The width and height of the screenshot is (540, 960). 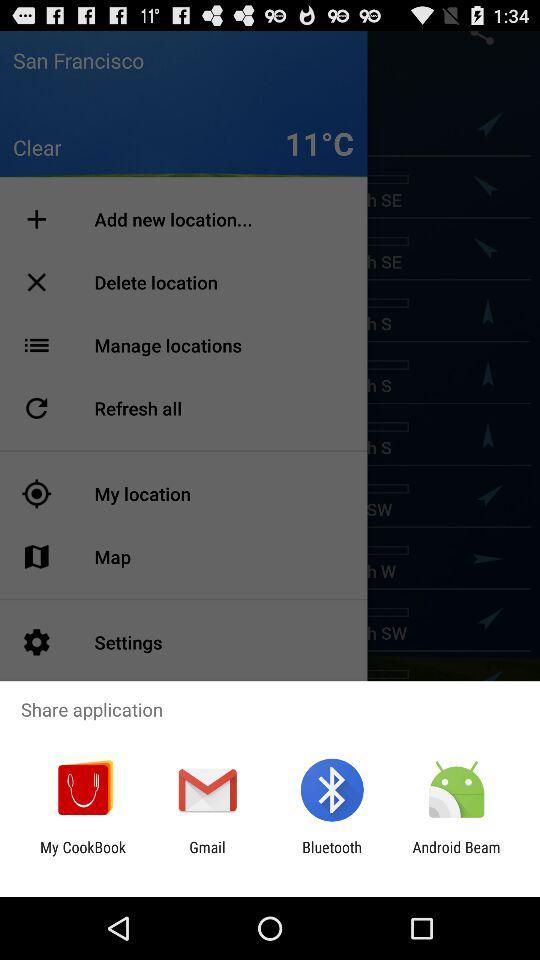 What do you see at coordinates (82, 855) in the screenshot?
I see `the app next to the gmail icon` at bounding box center [82, 855].